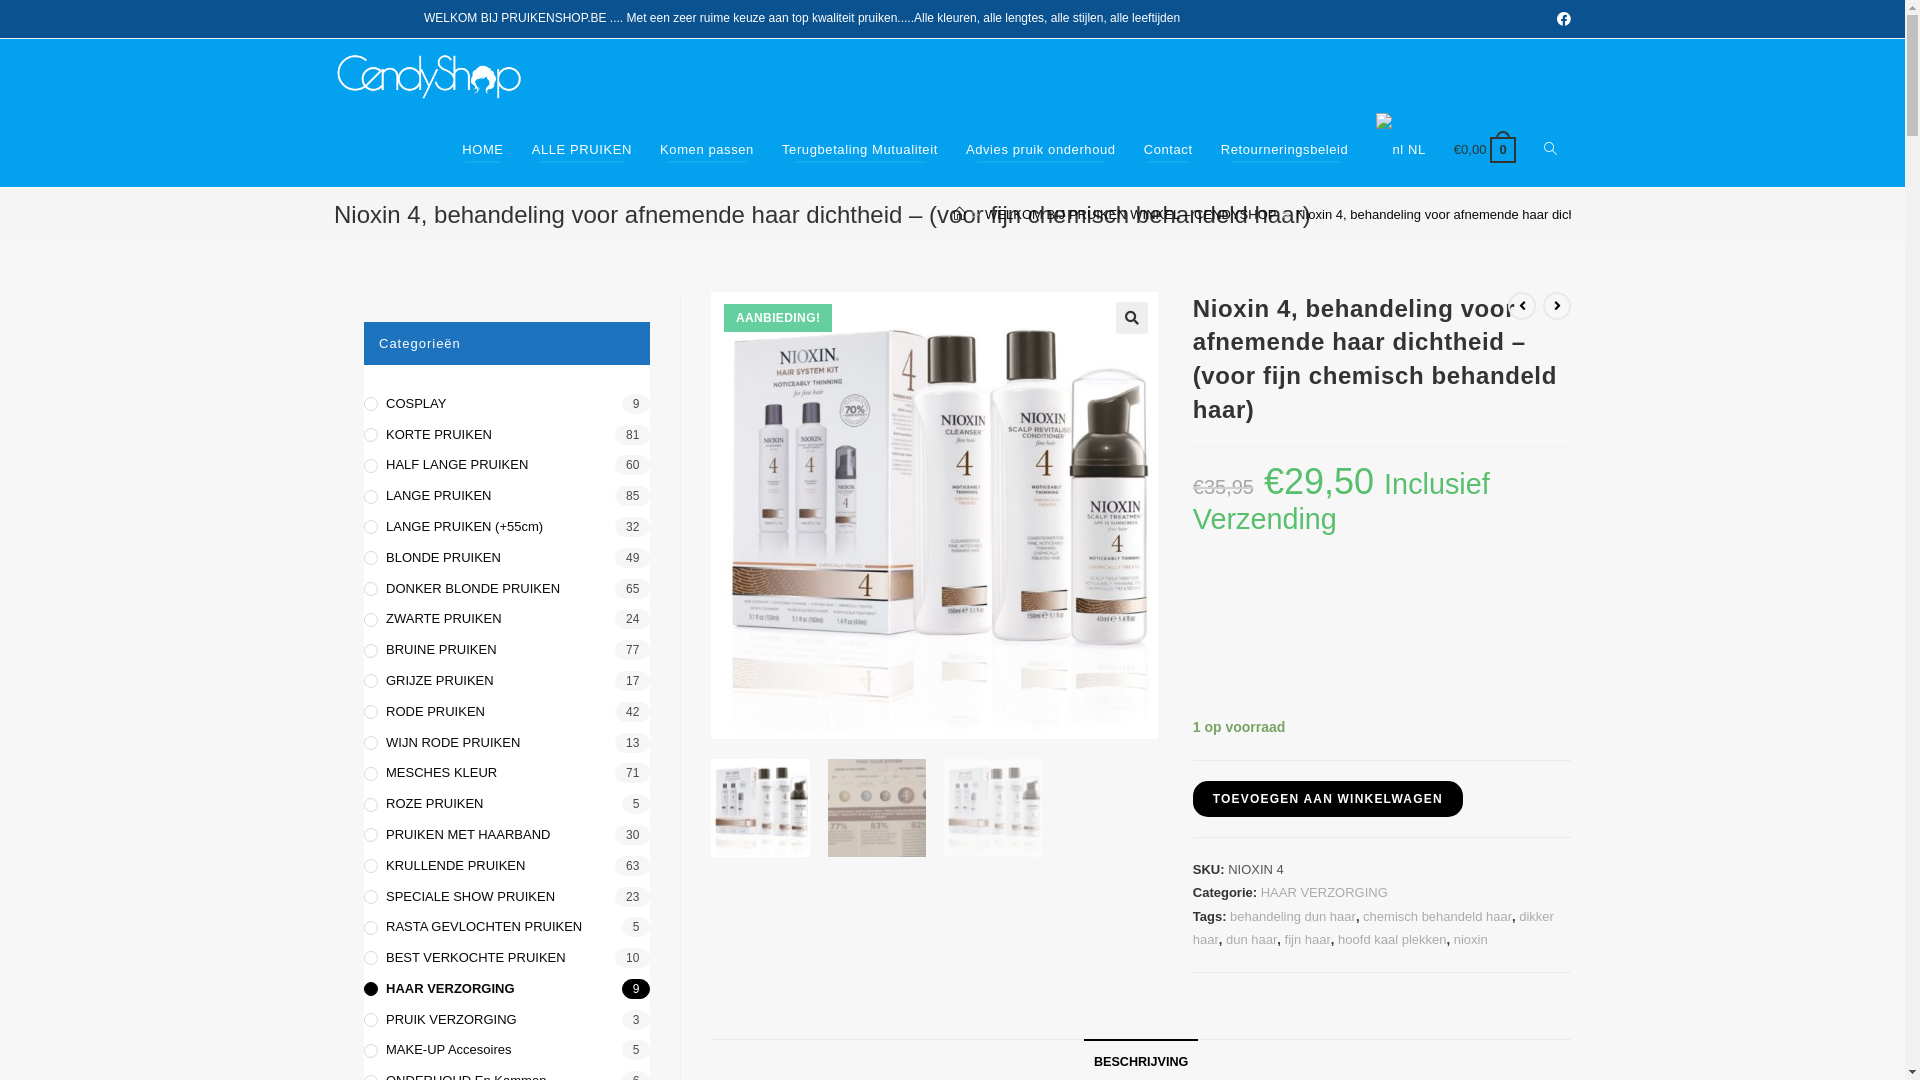 This screenshot has width=1920, height=1080. I want to click on 'Terugbetaling Mutualiteit', so click(767, 149).